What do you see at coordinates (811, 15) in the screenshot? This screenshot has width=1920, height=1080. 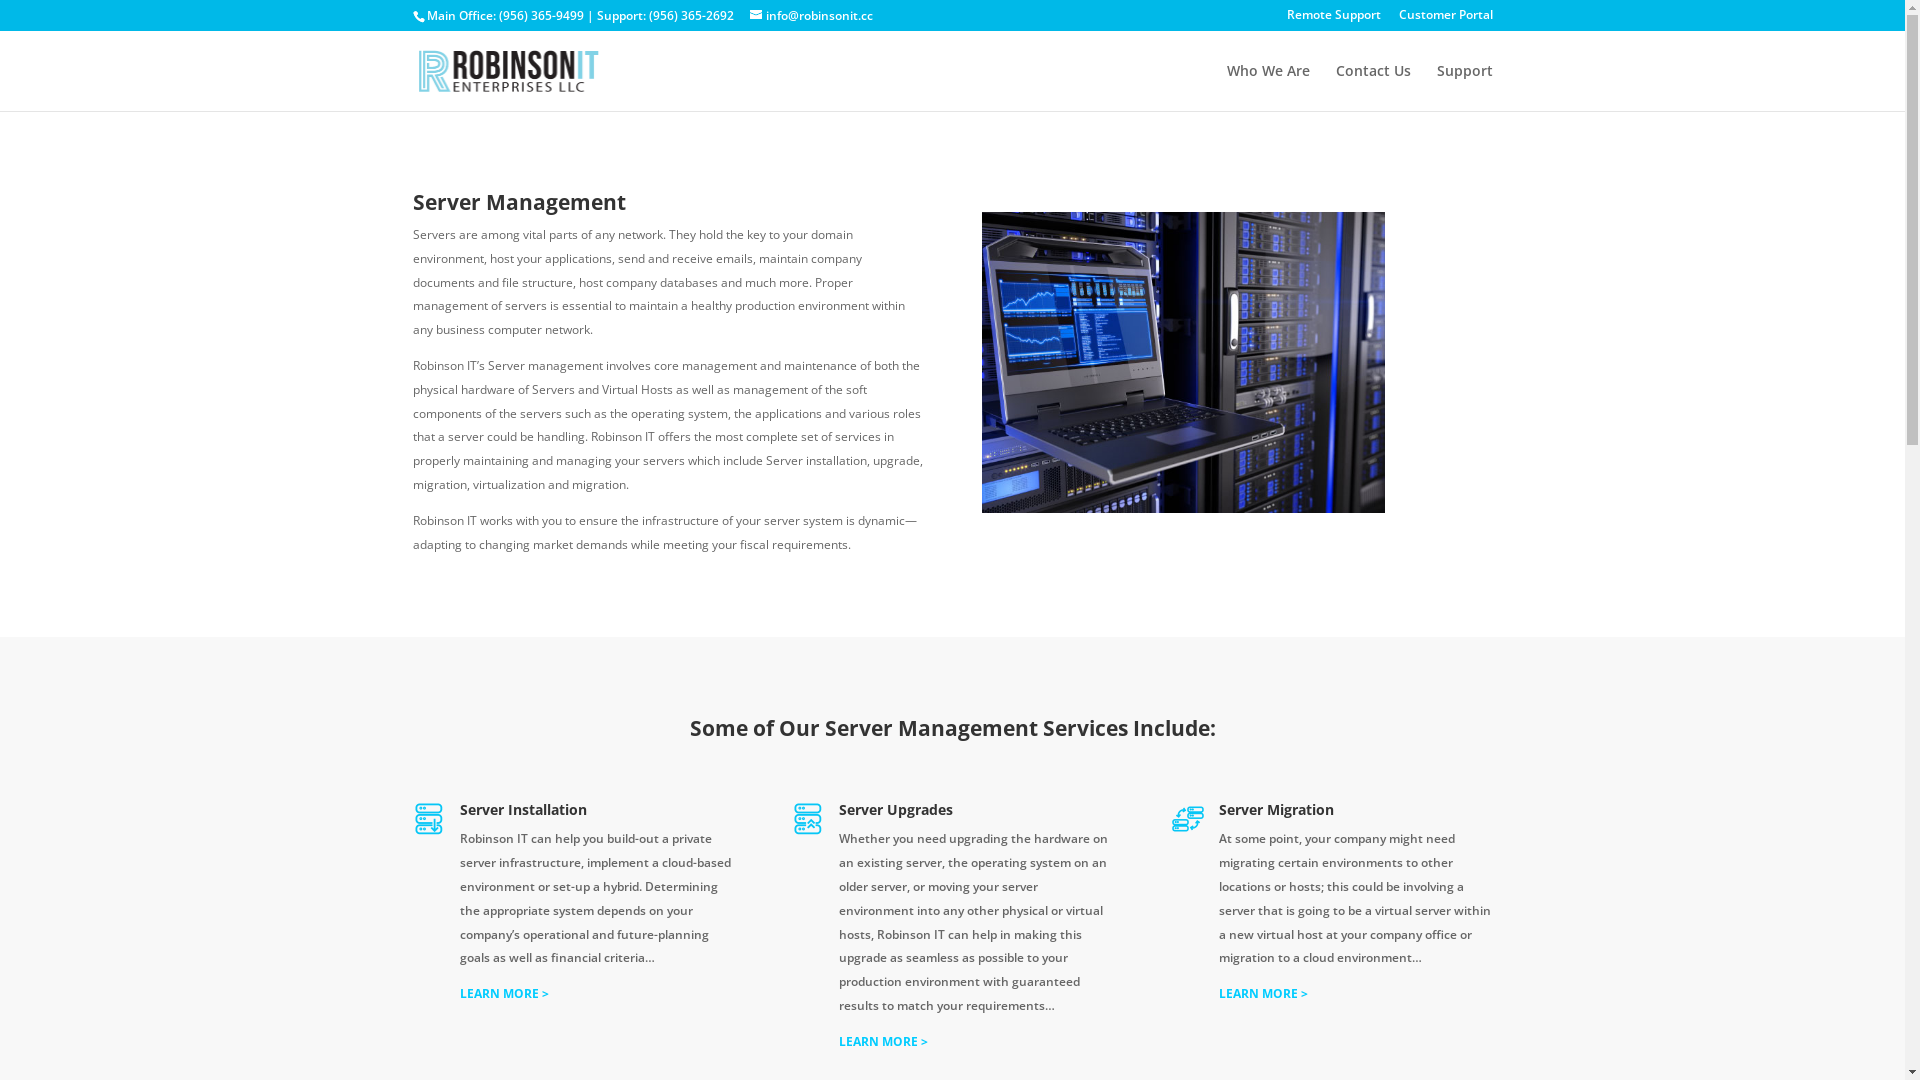 I see `'info@robinsonit.cc'` at bounding box center [811, 15].